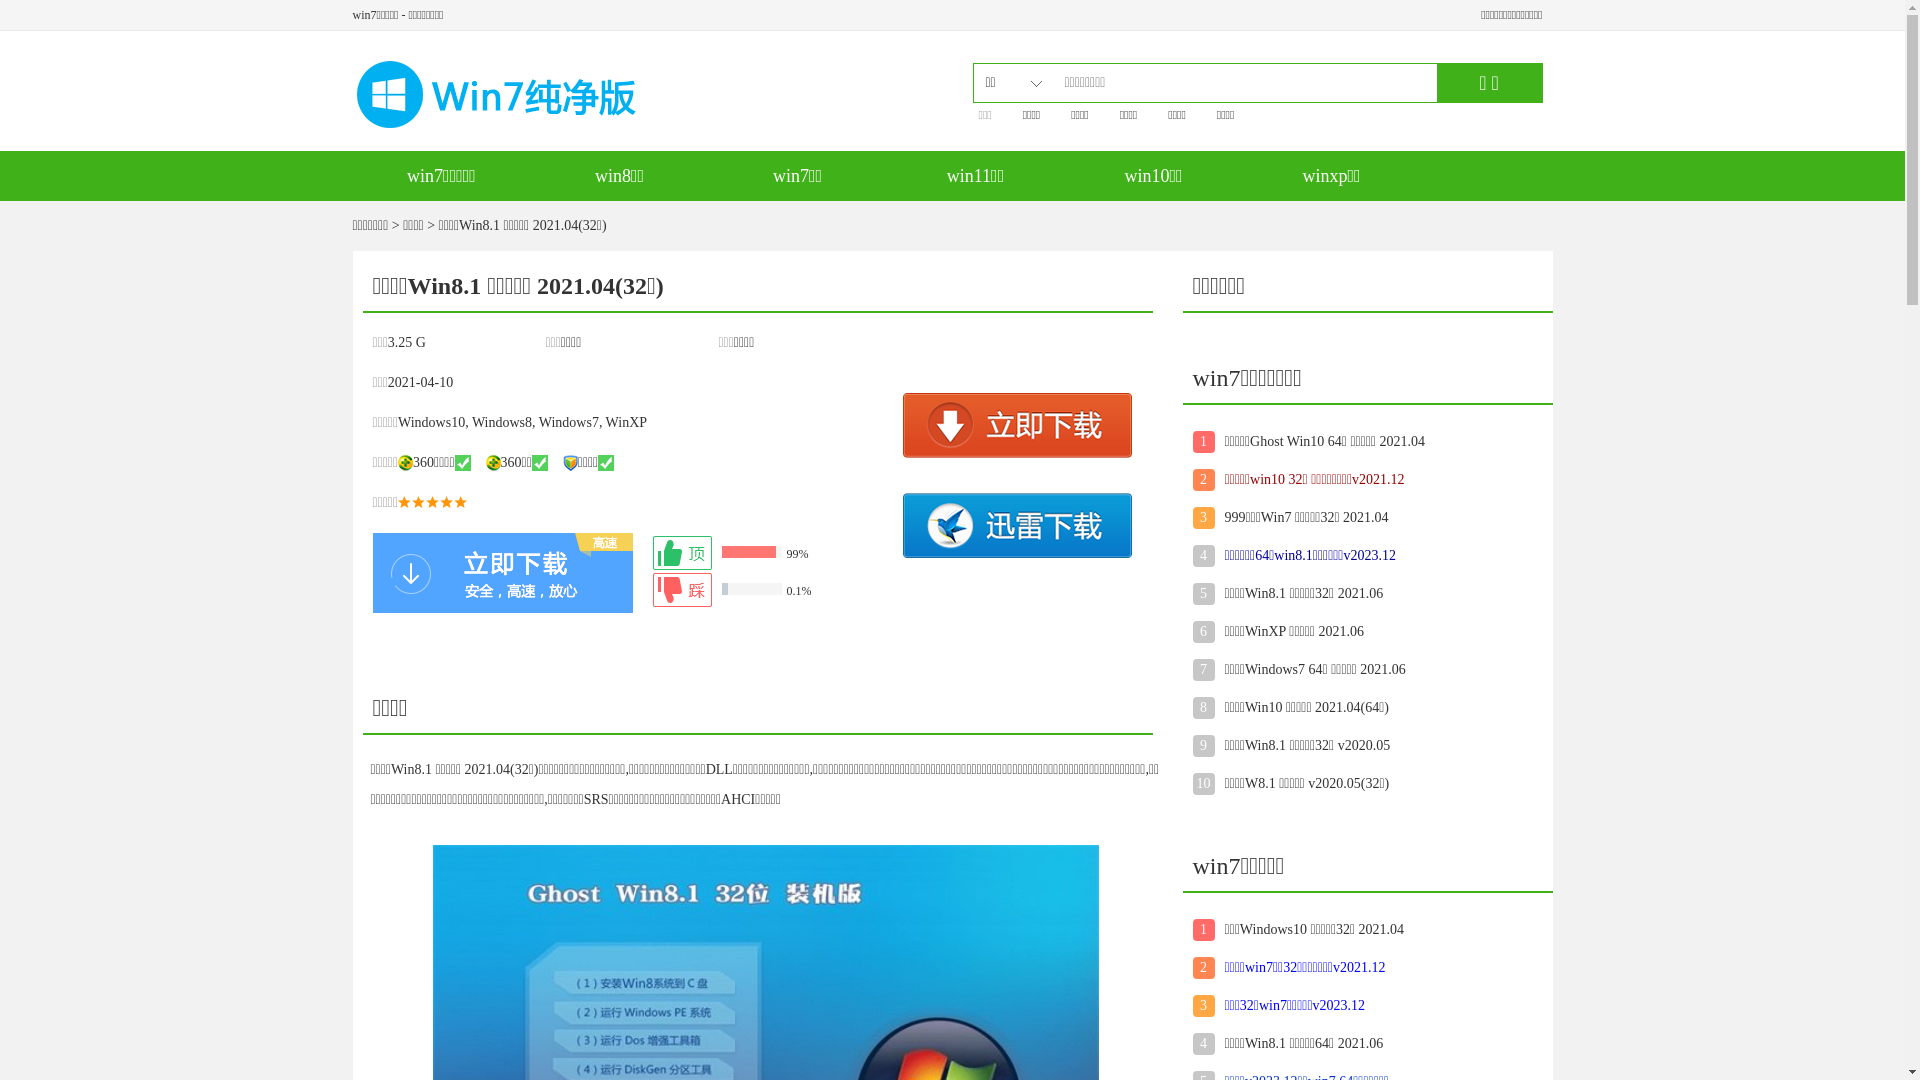  What do you see at coordinates (771, 552) in the screenshot?
I see `'99%'` at bounding box center [771, 552].